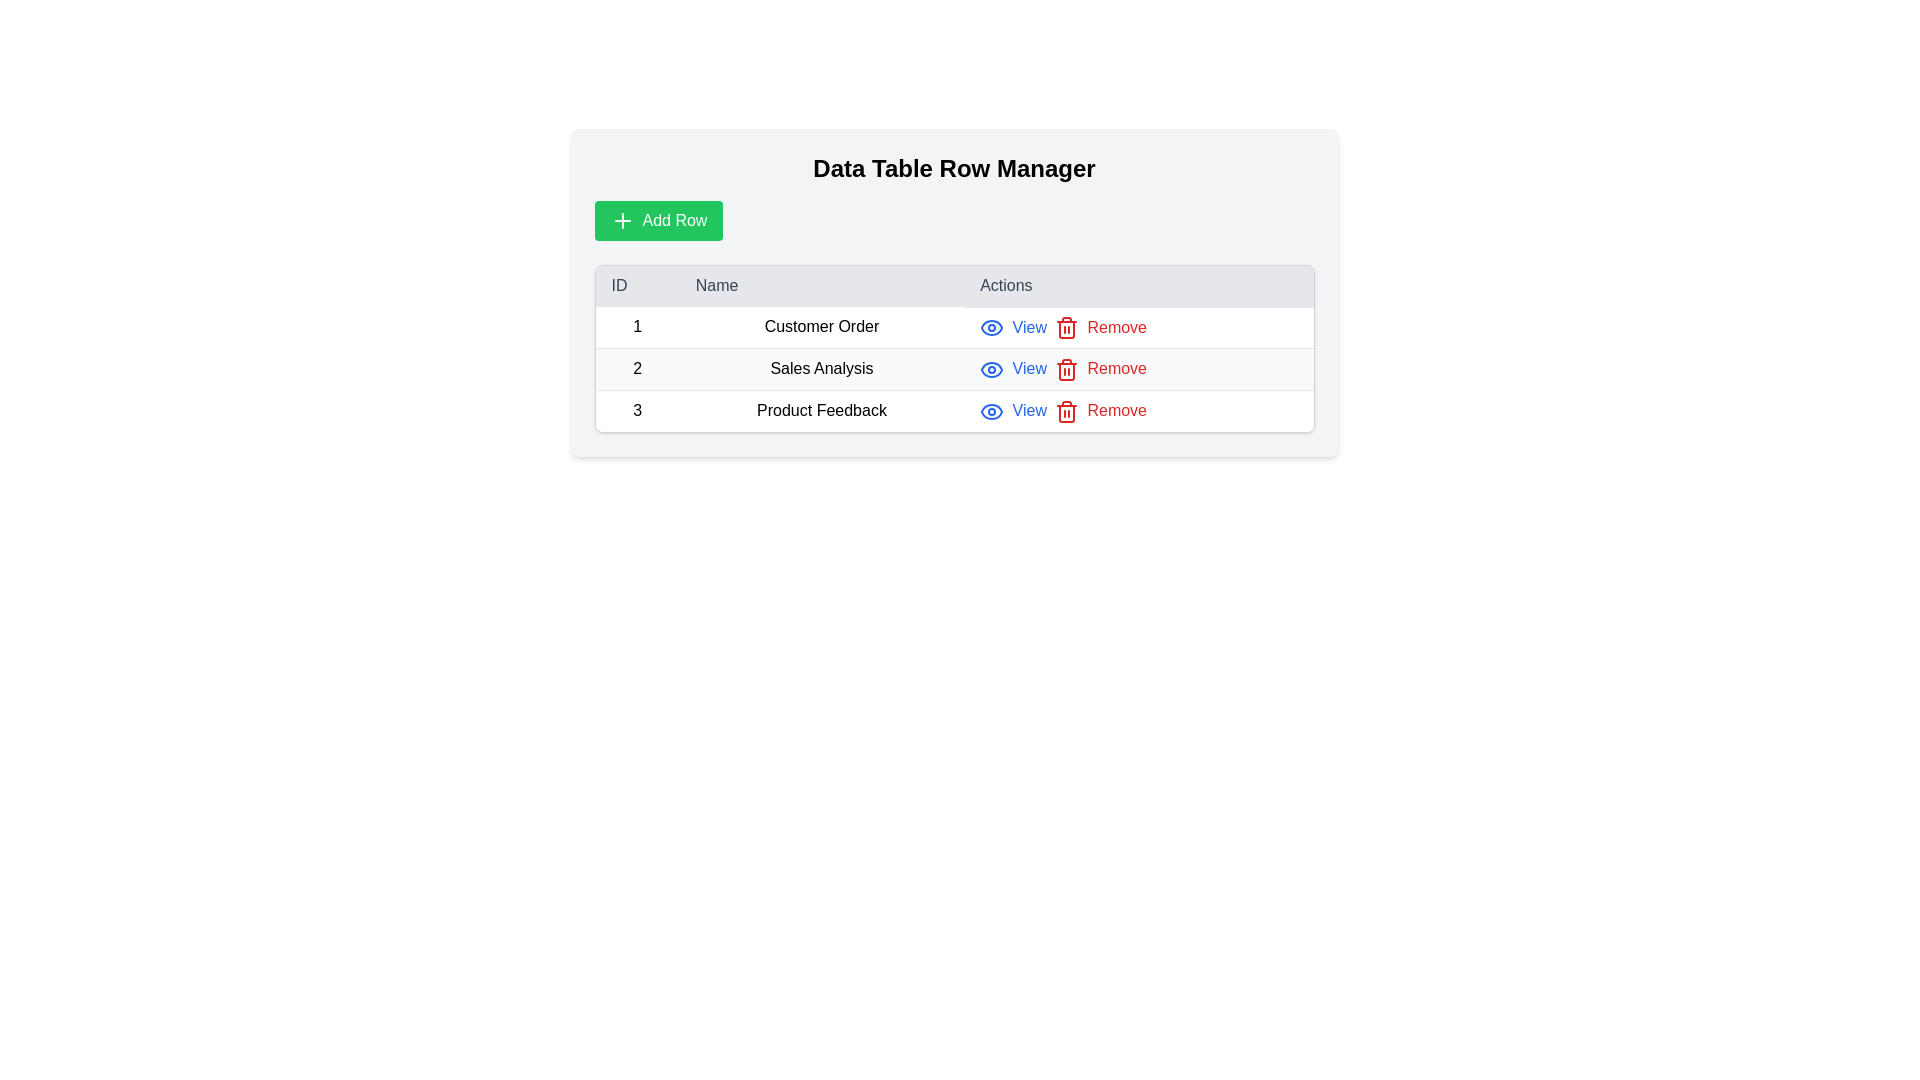  Describe the element at coordinates (636, 409) in the screenshot. I see `the table cell displaying the number '3' in the 'ID' column of the third row for potential row interaction` at that location.